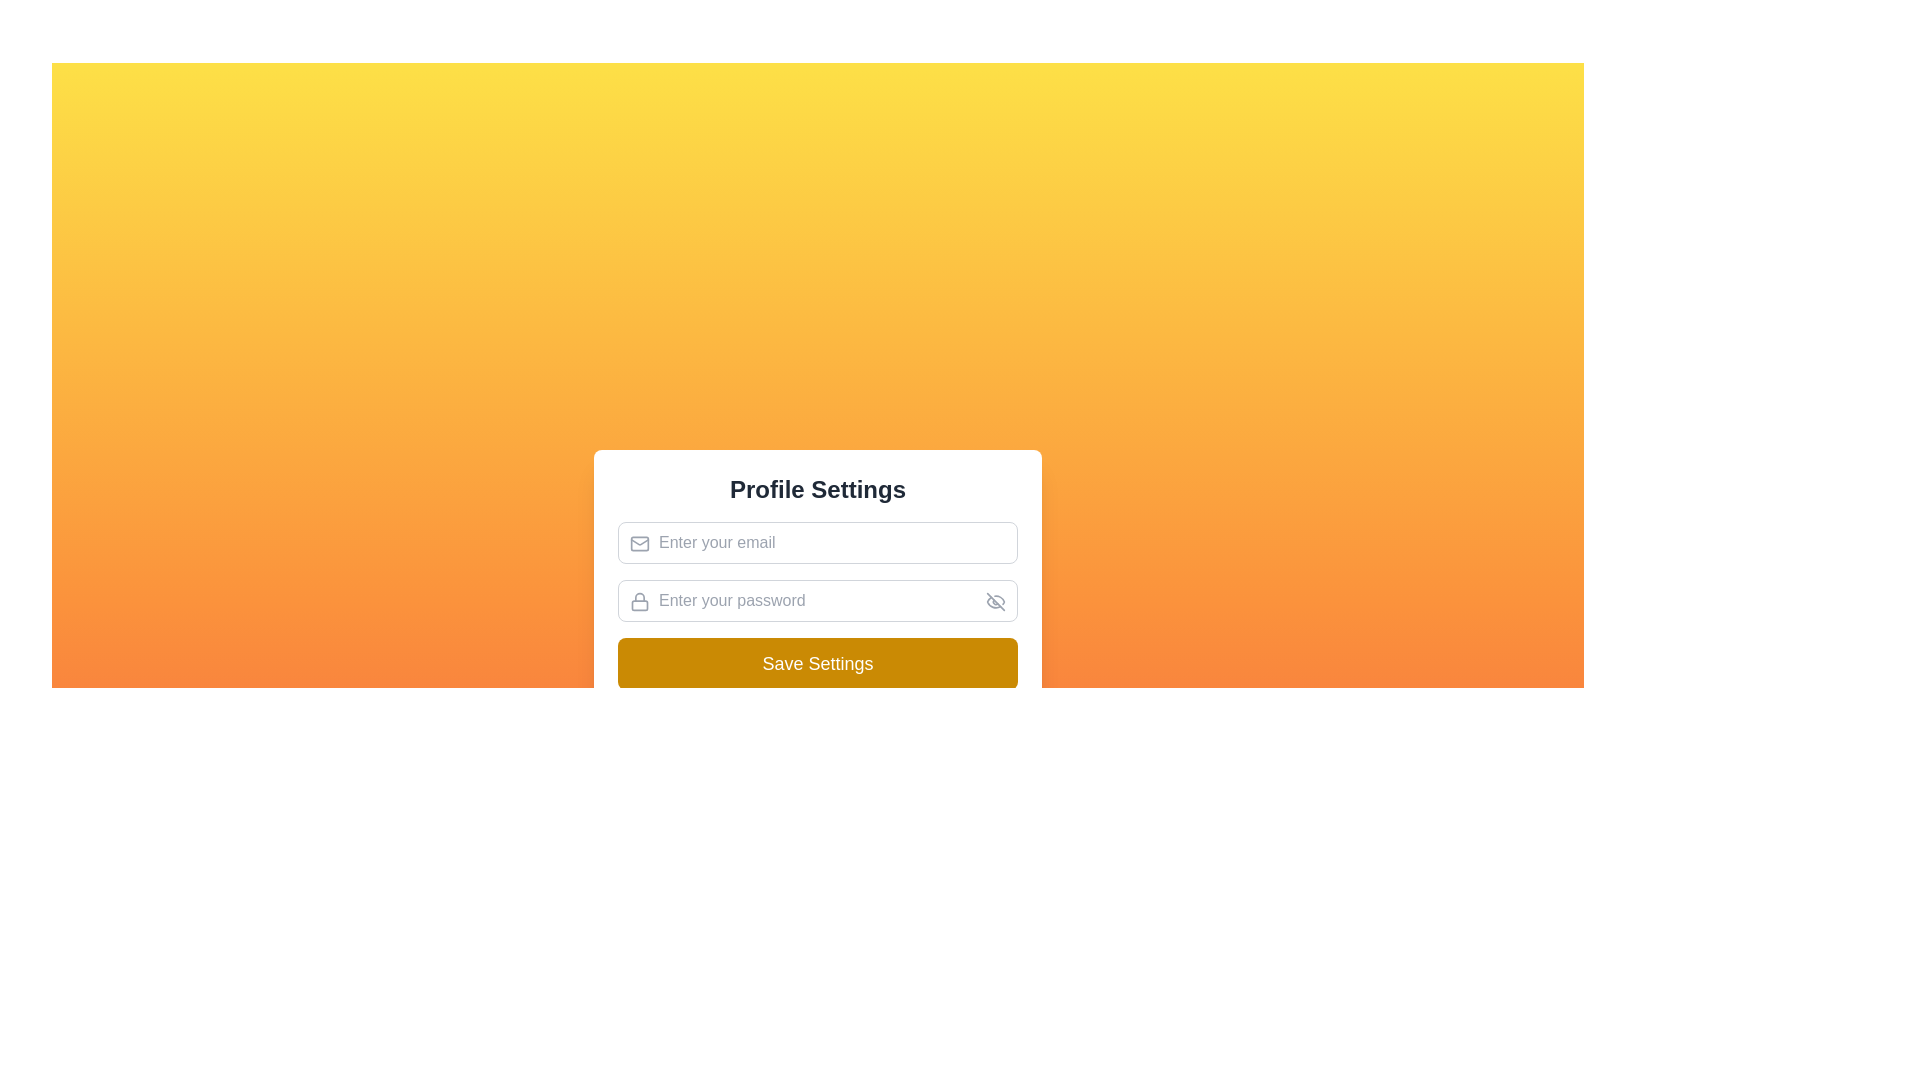 This screenshot has height=1080, width=1920. Describe the element at coordinates (817, 600) in the screenshot. I see `the Password Input Field located in the middle section of the 'Save Settings' card to focus and start typing a password` at that location.